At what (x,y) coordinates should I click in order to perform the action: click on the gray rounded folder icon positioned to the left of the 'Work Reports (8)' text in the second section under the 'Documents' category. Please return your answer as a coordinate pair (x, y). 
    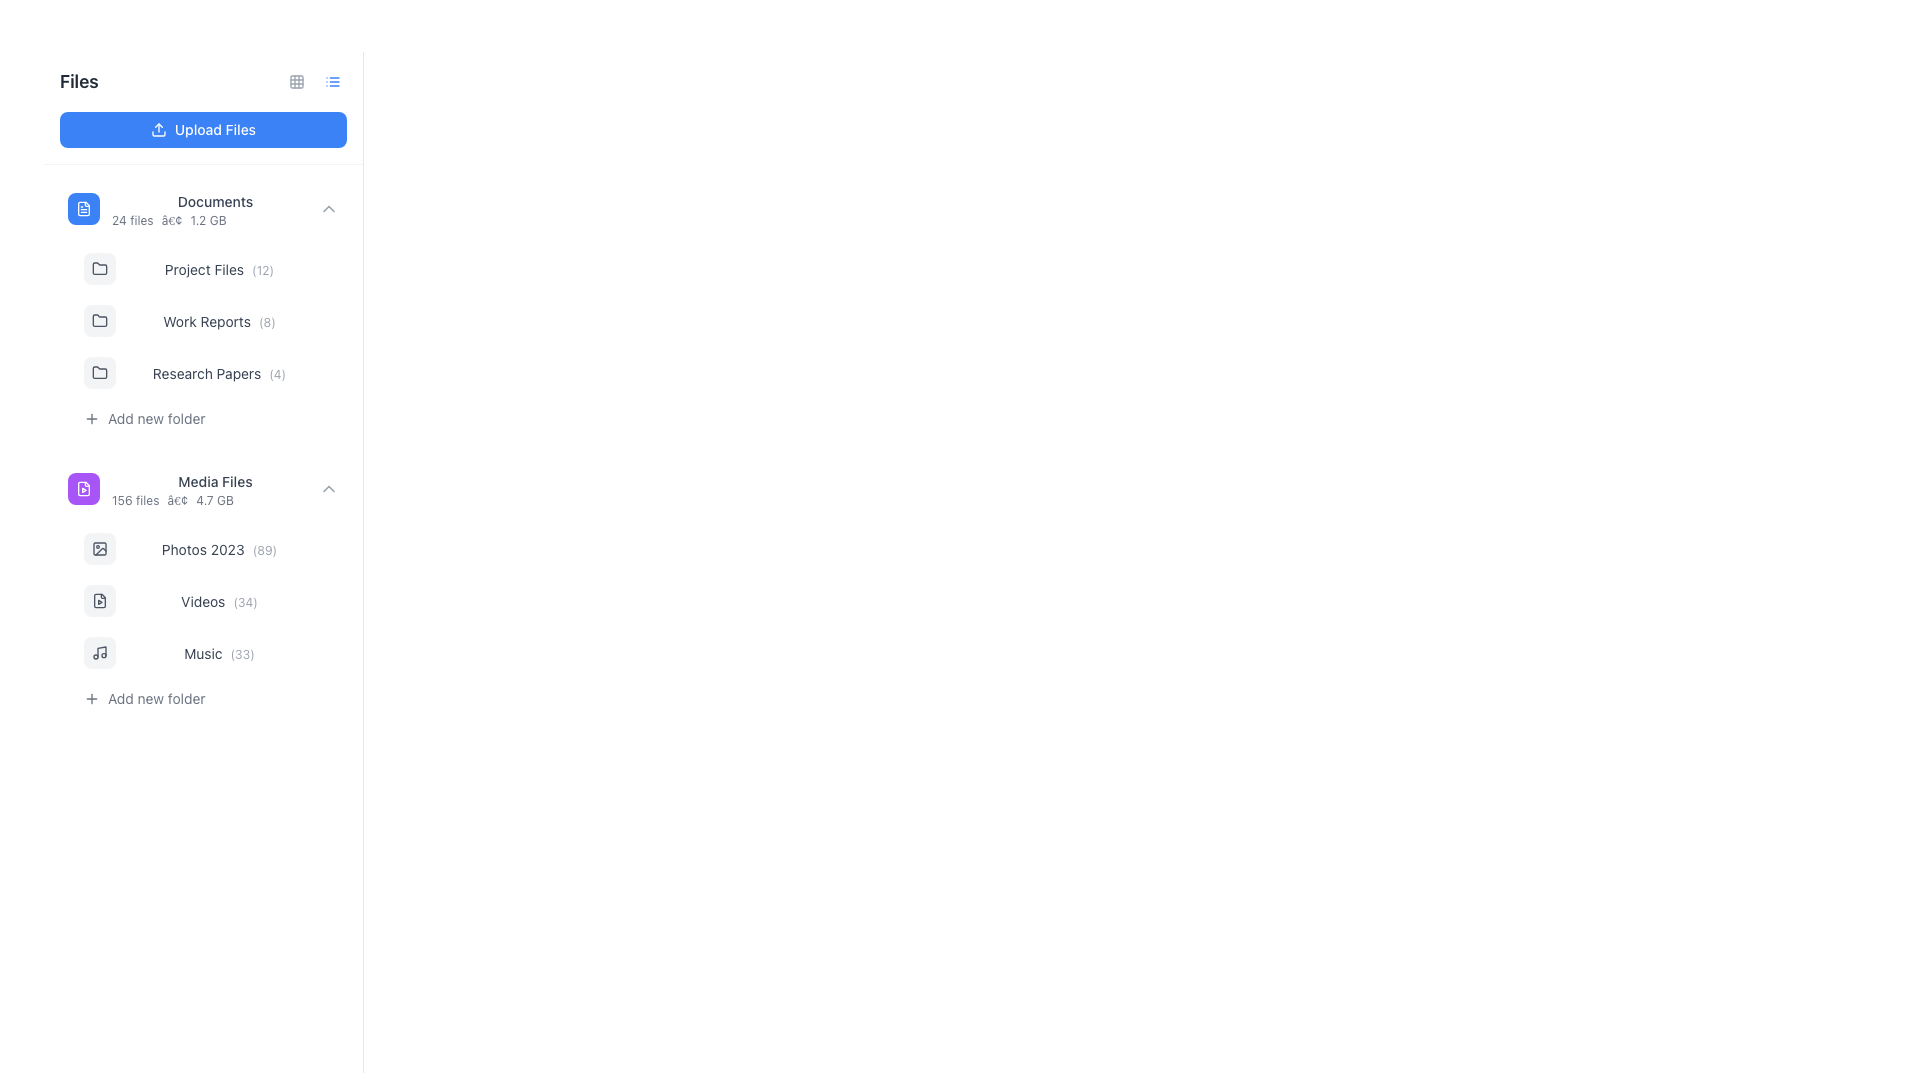
    Looking at the image, I should click on (99, 319).